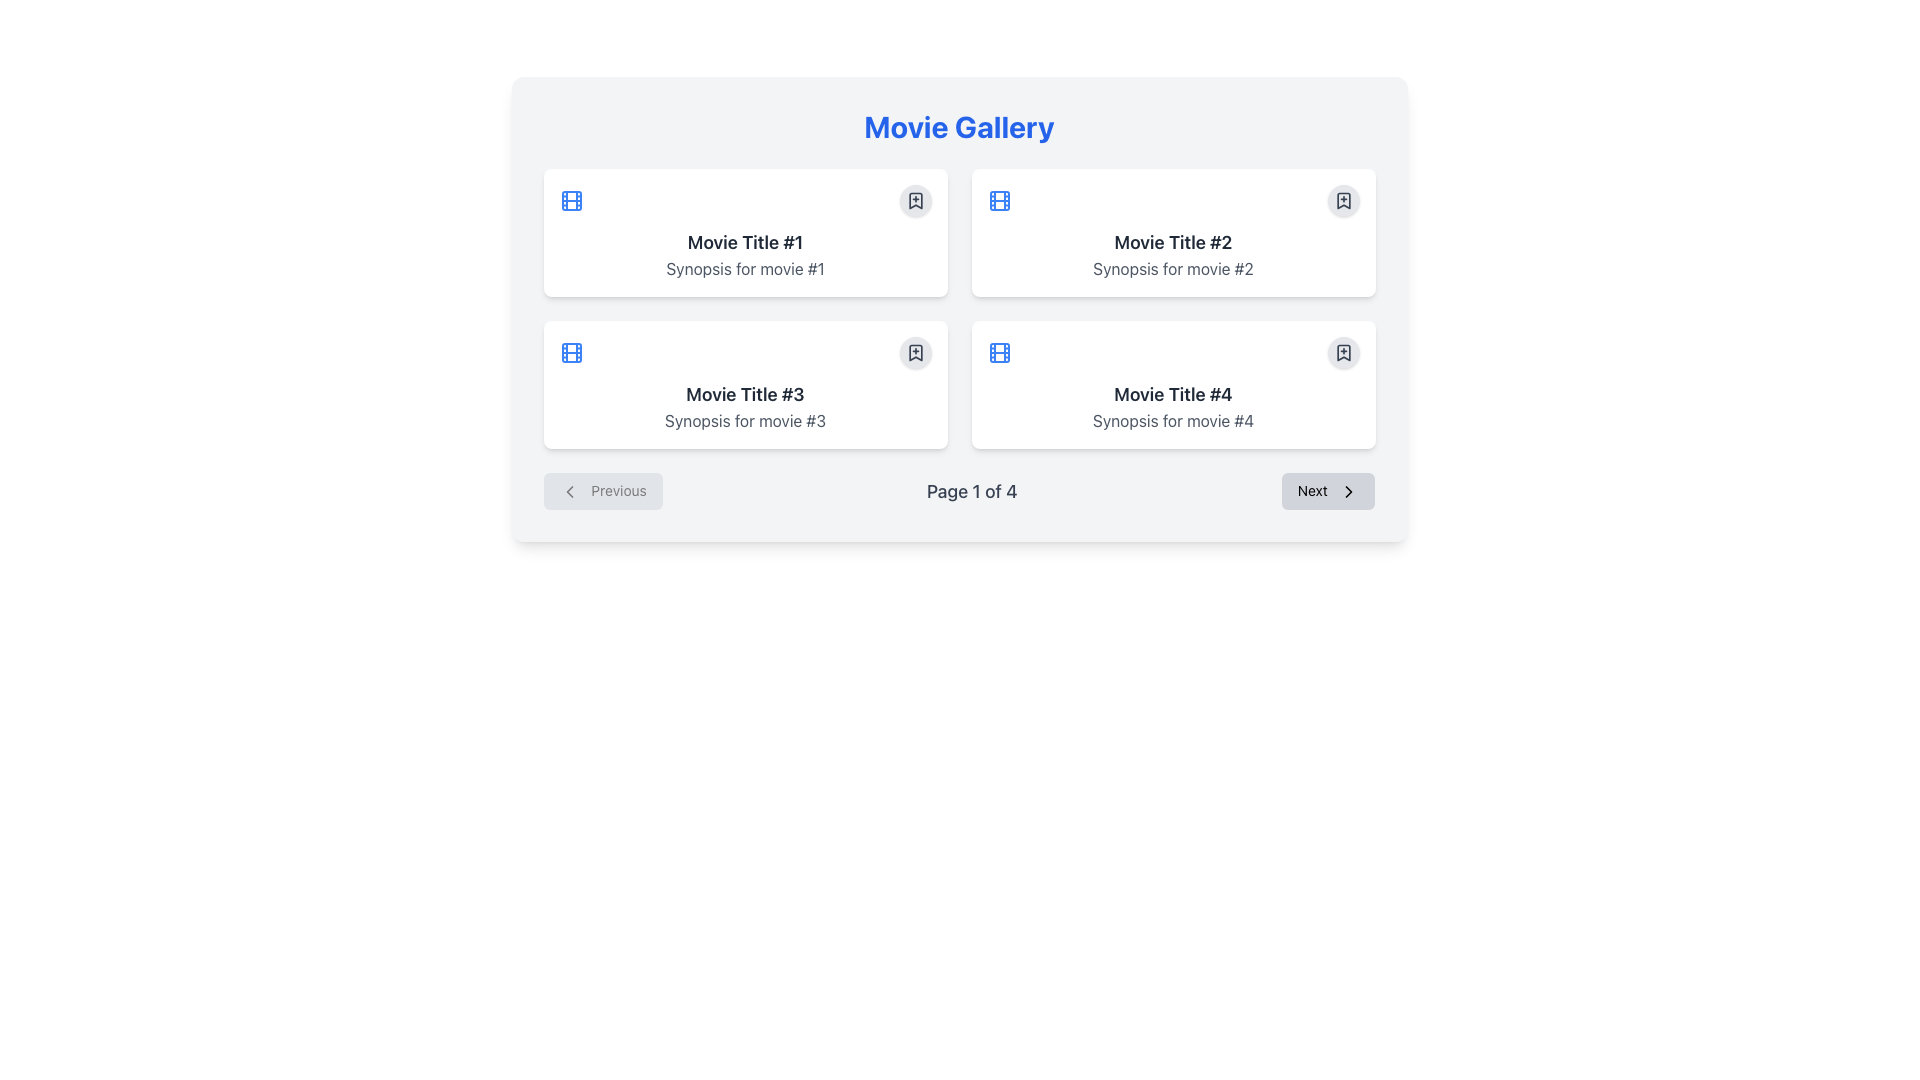 The width and height of the screenshot is (1920, 1080). What do you see at coordinates (1343, 200) in the screenshot?
I see `the small, rounded gray button with a bookmark icon and a plus symbol located at the top-right corner of the card labeled 'Movie Title #2' to bookmark the item` at bounding box center [1343, 200].